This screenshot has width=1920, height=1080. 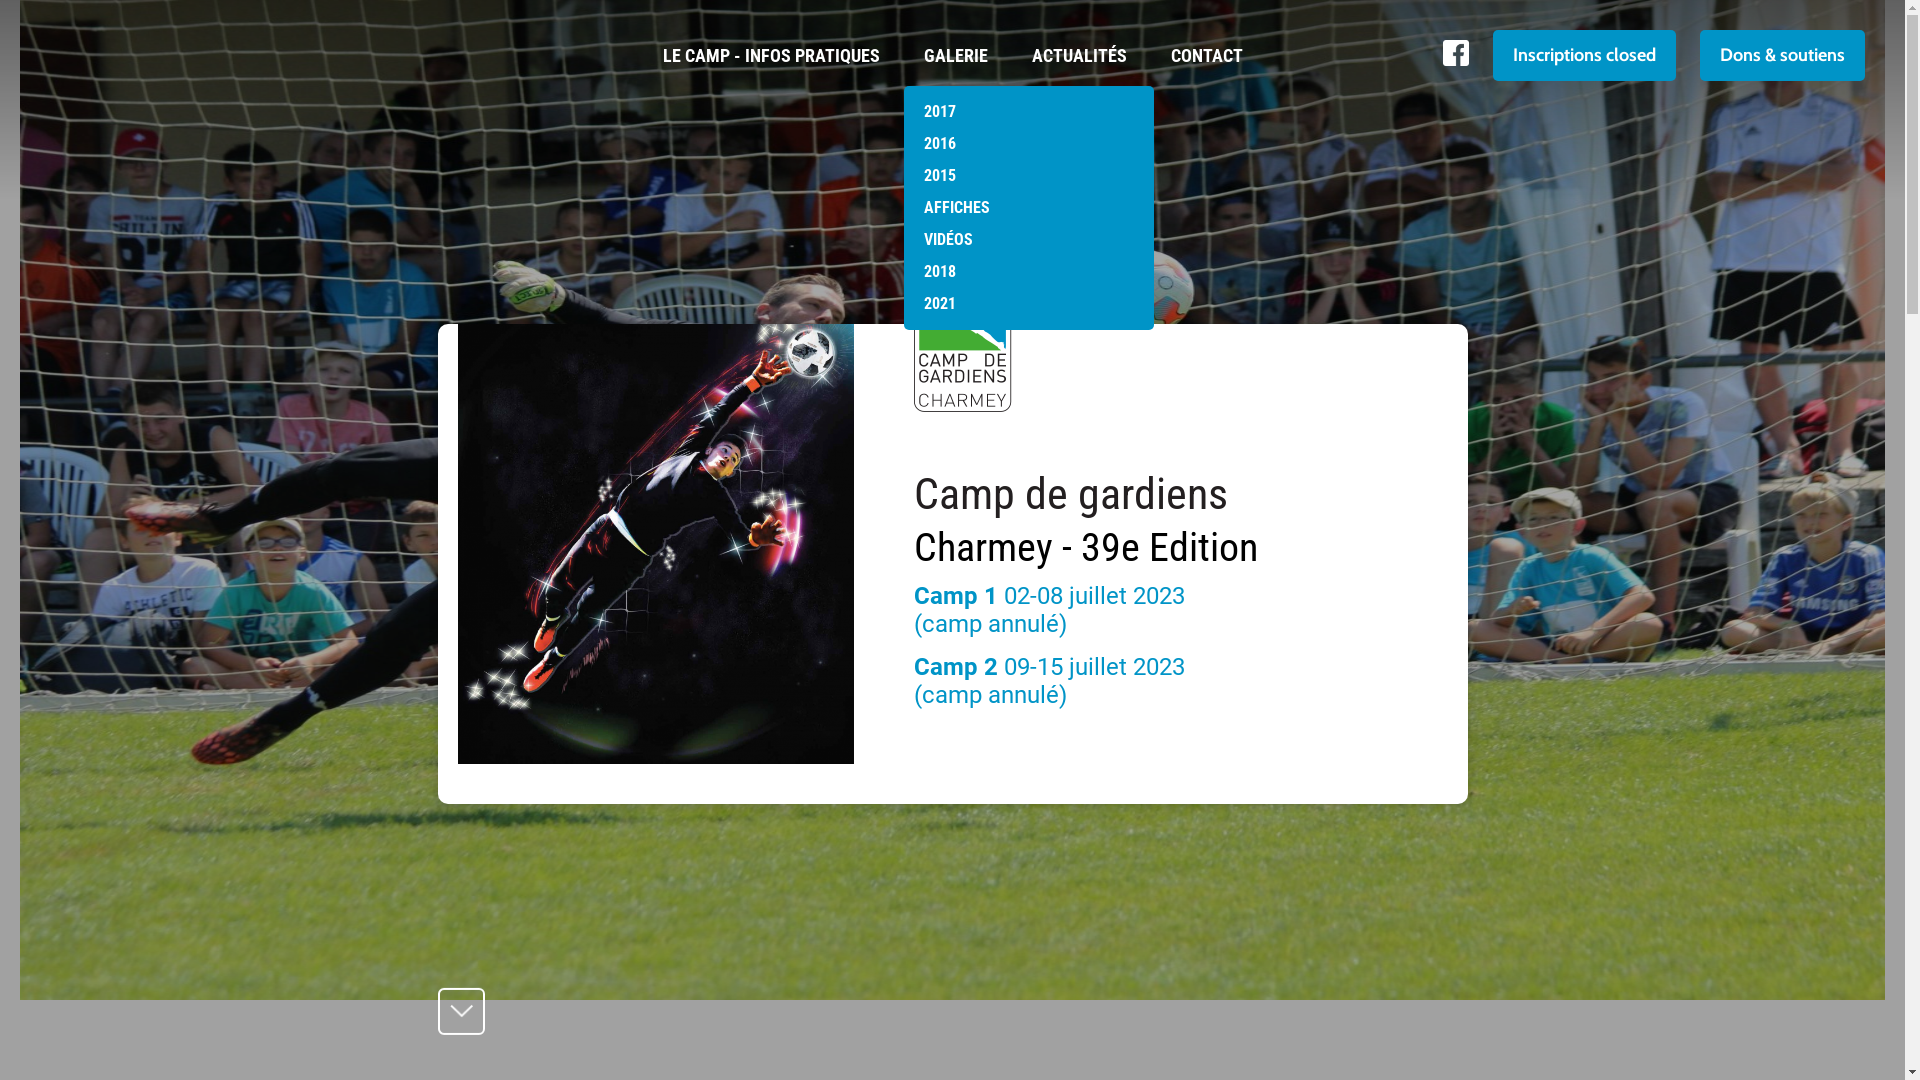 I want to click on 'Inscriptions closed', so click(x=1583, y=54).